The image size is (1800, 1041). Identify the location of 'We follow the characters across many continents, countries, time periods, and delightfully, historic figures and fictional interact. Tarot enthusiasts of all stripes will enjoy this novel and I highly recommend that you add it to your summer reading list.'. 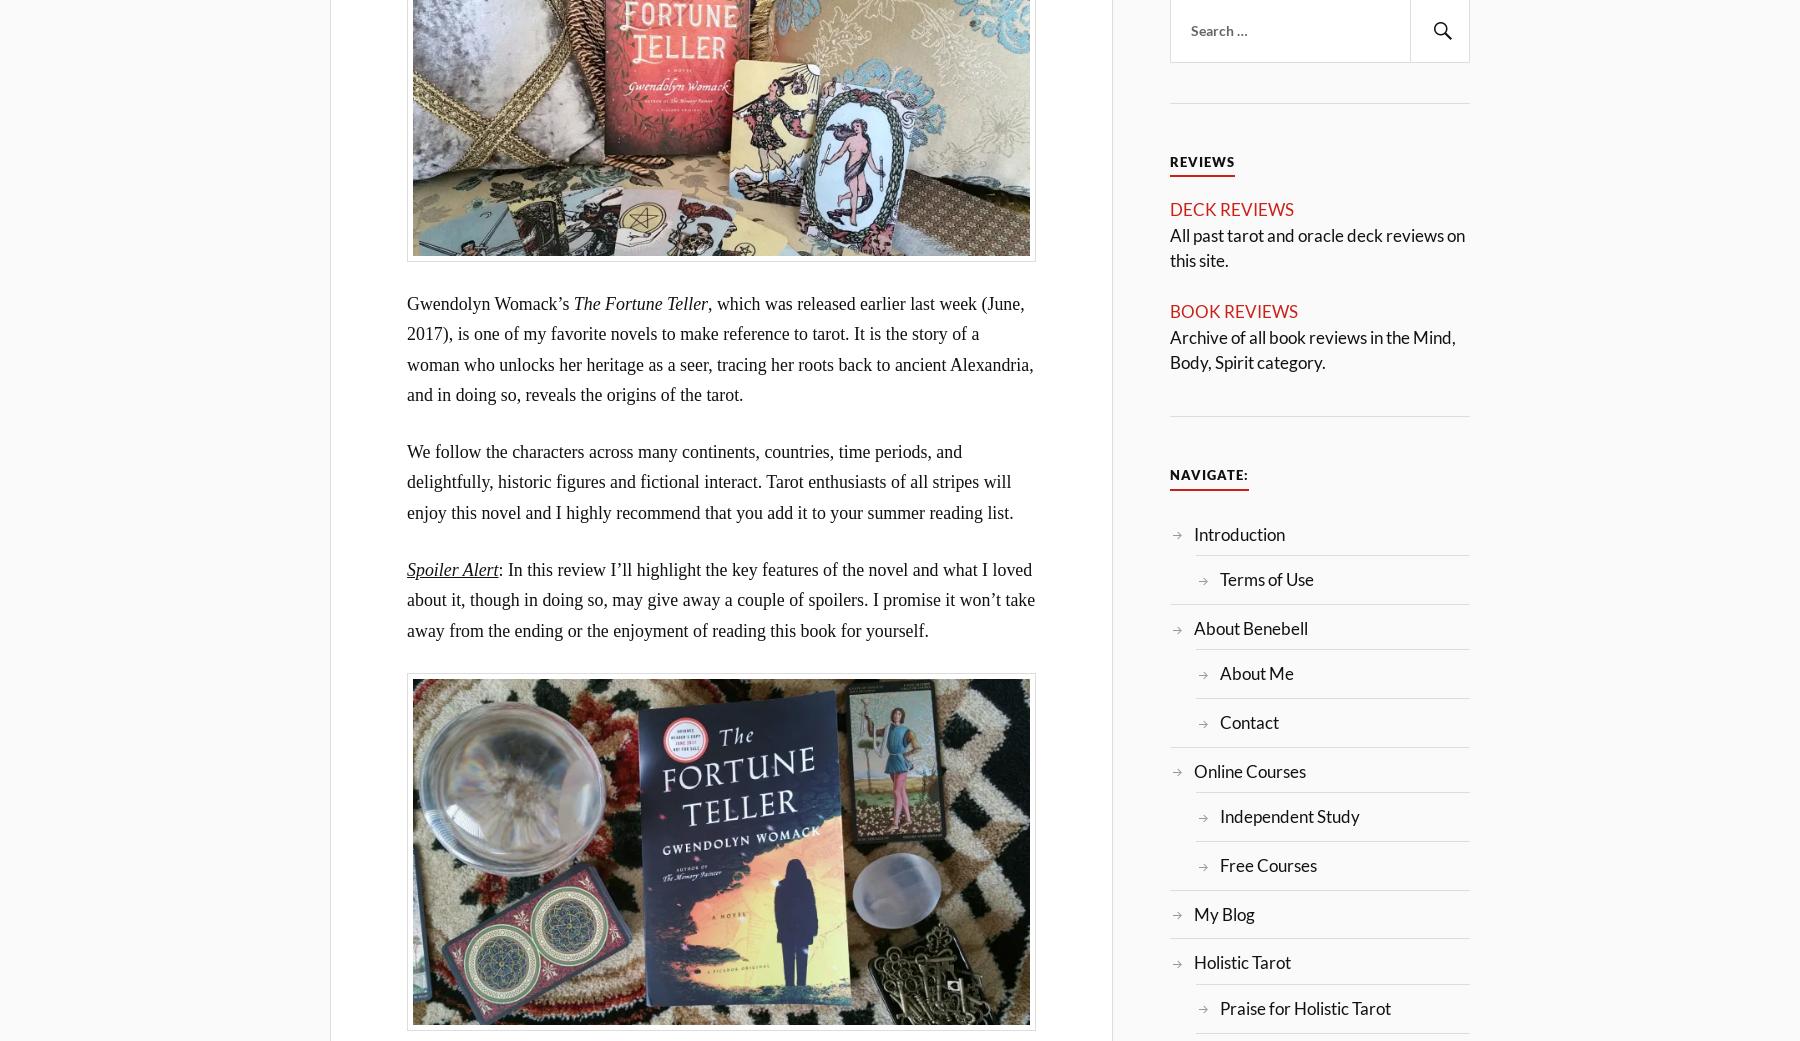
(708, 480).